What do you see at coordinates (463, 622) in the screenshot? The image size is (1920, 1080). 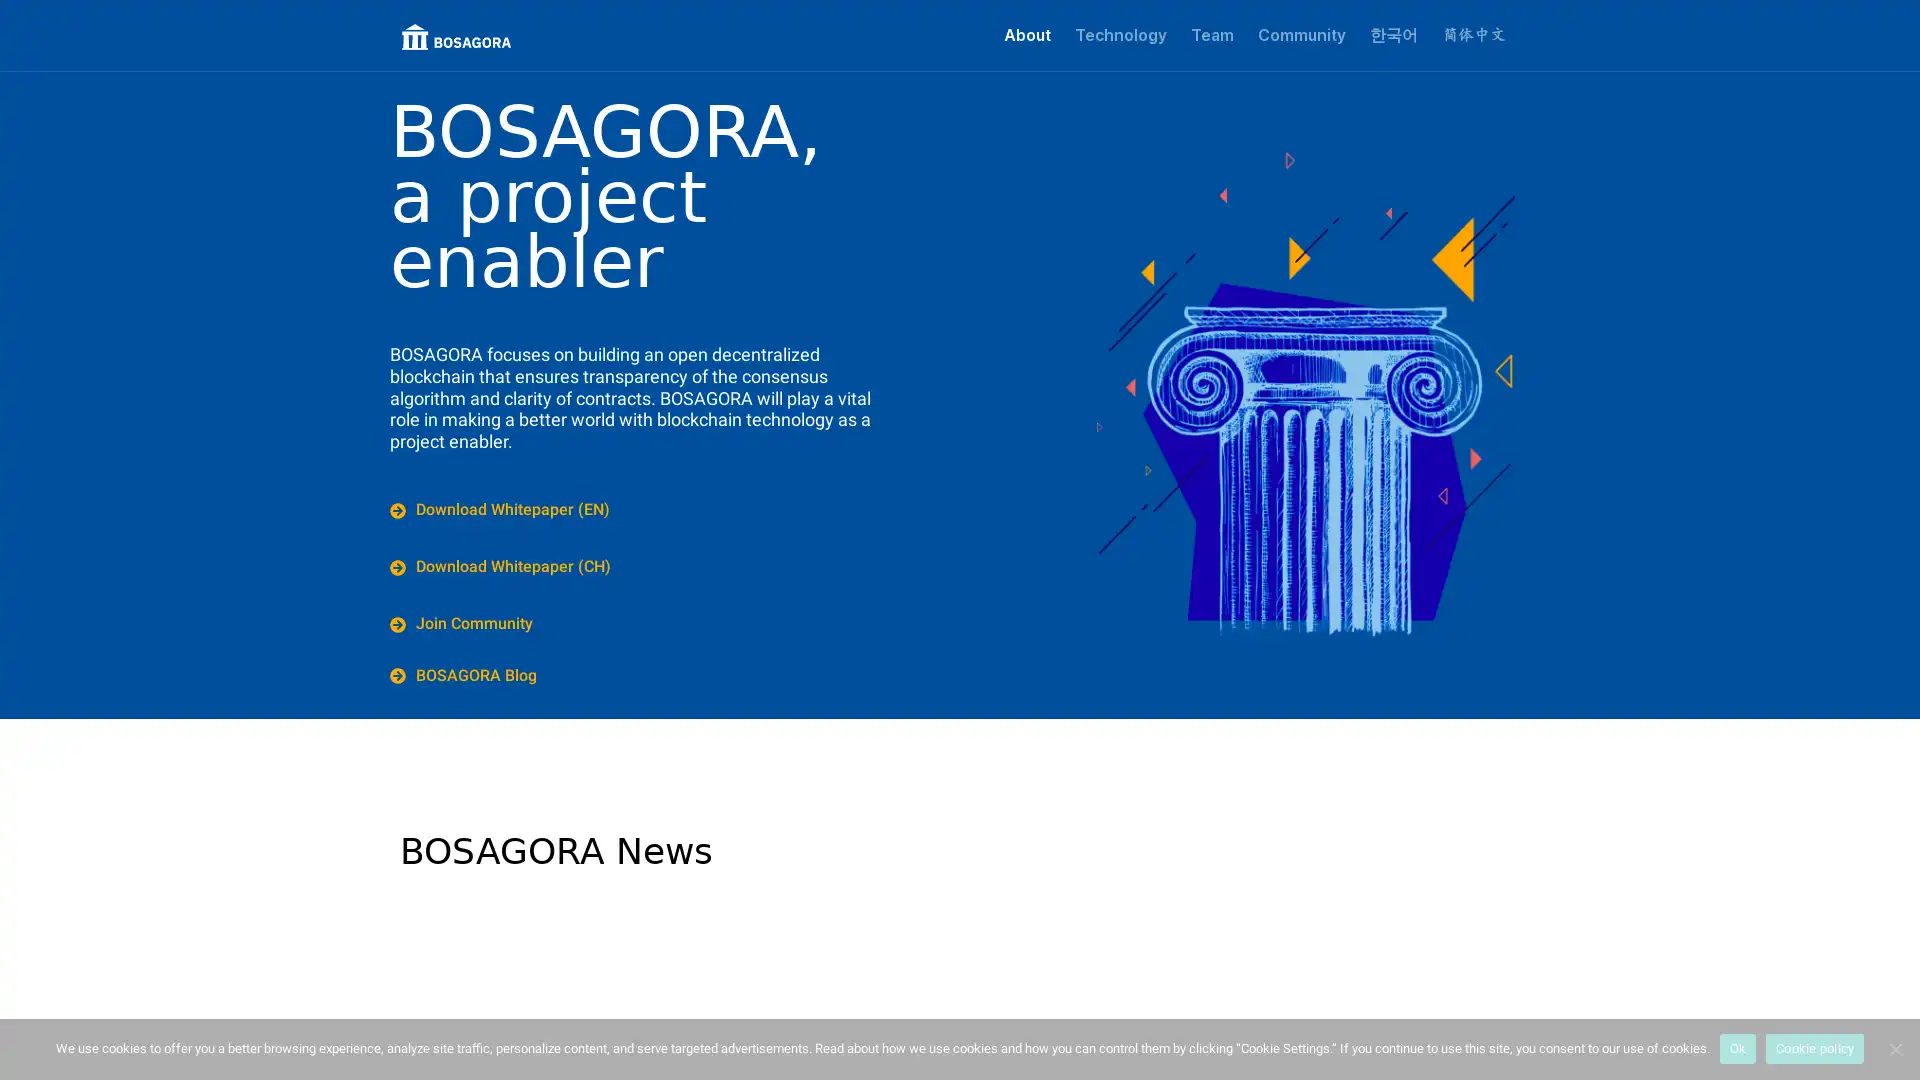 I see `Join Community` at bounding box center [463, 622].